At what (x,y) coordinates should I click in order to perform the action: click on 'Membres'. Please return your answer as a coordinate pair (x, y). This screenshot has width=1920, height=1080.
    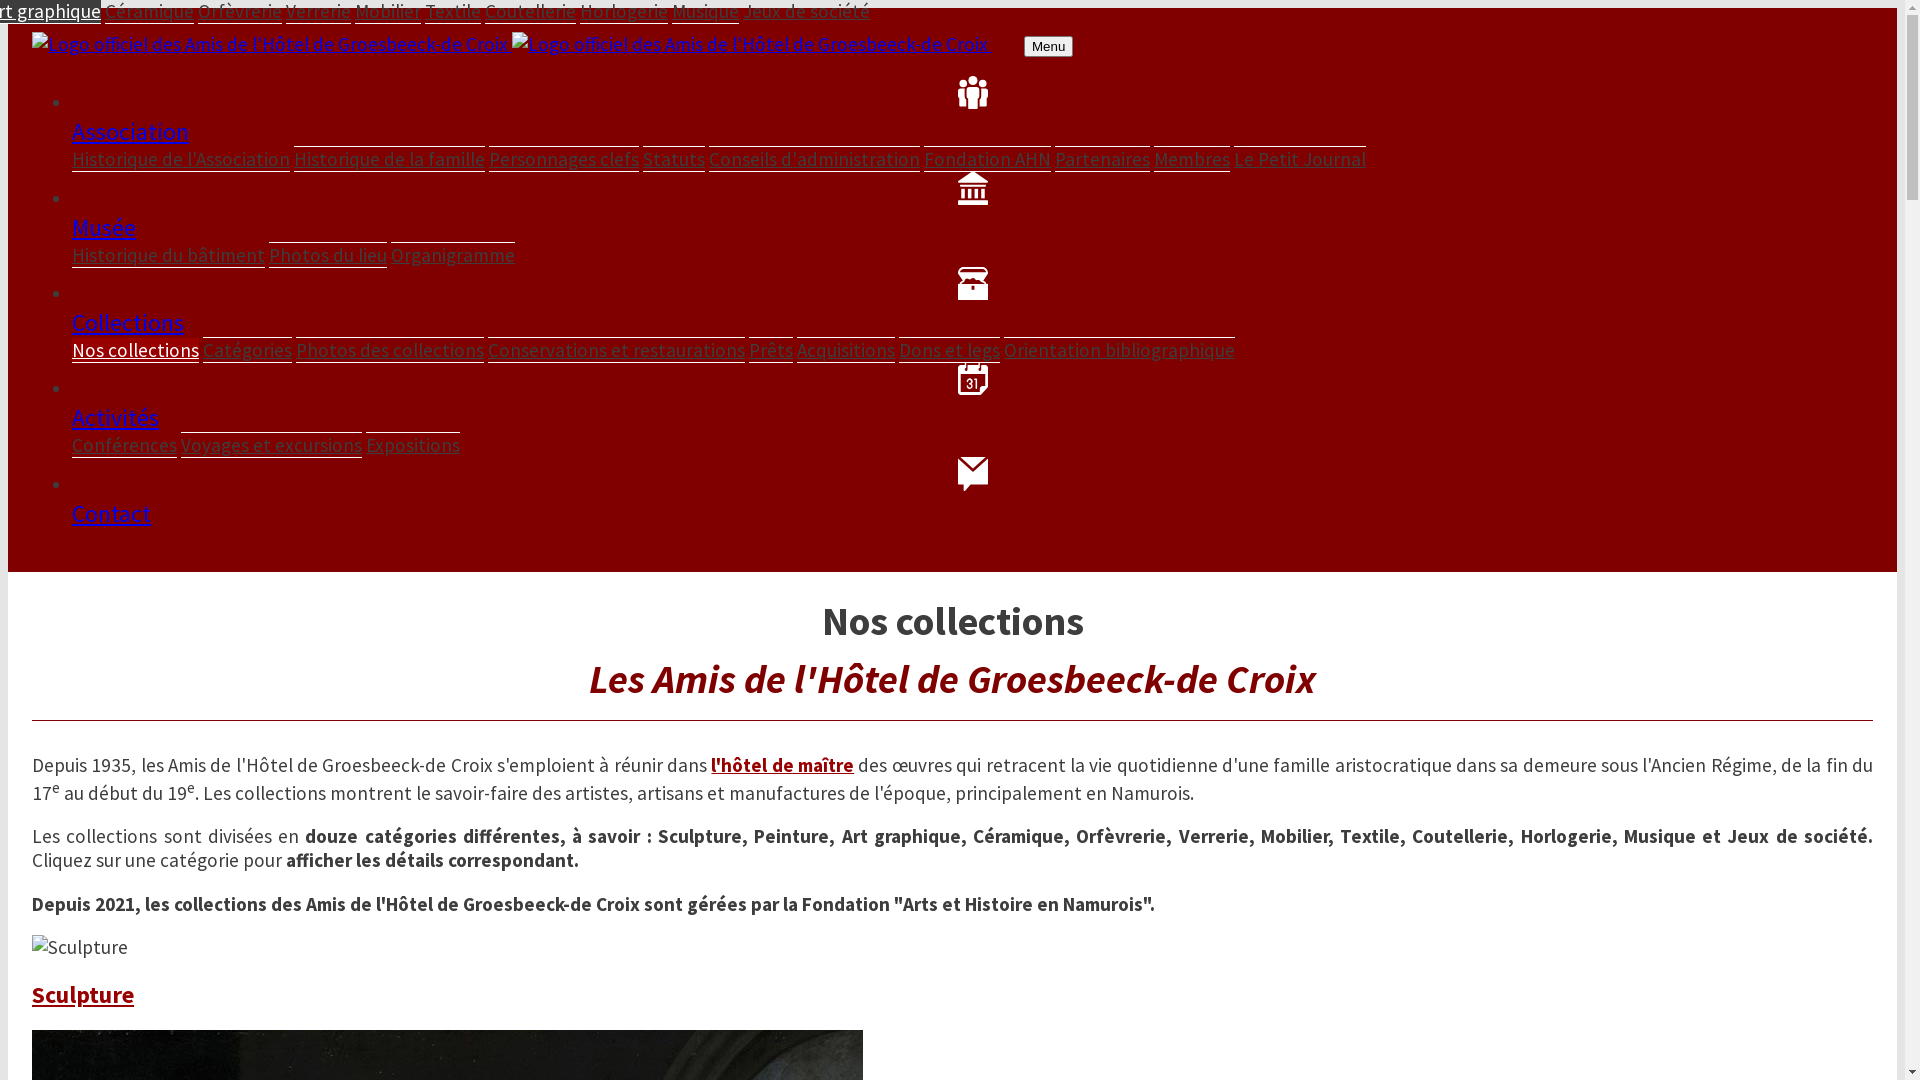
    Looking at the image, I should click on (1153, 157).